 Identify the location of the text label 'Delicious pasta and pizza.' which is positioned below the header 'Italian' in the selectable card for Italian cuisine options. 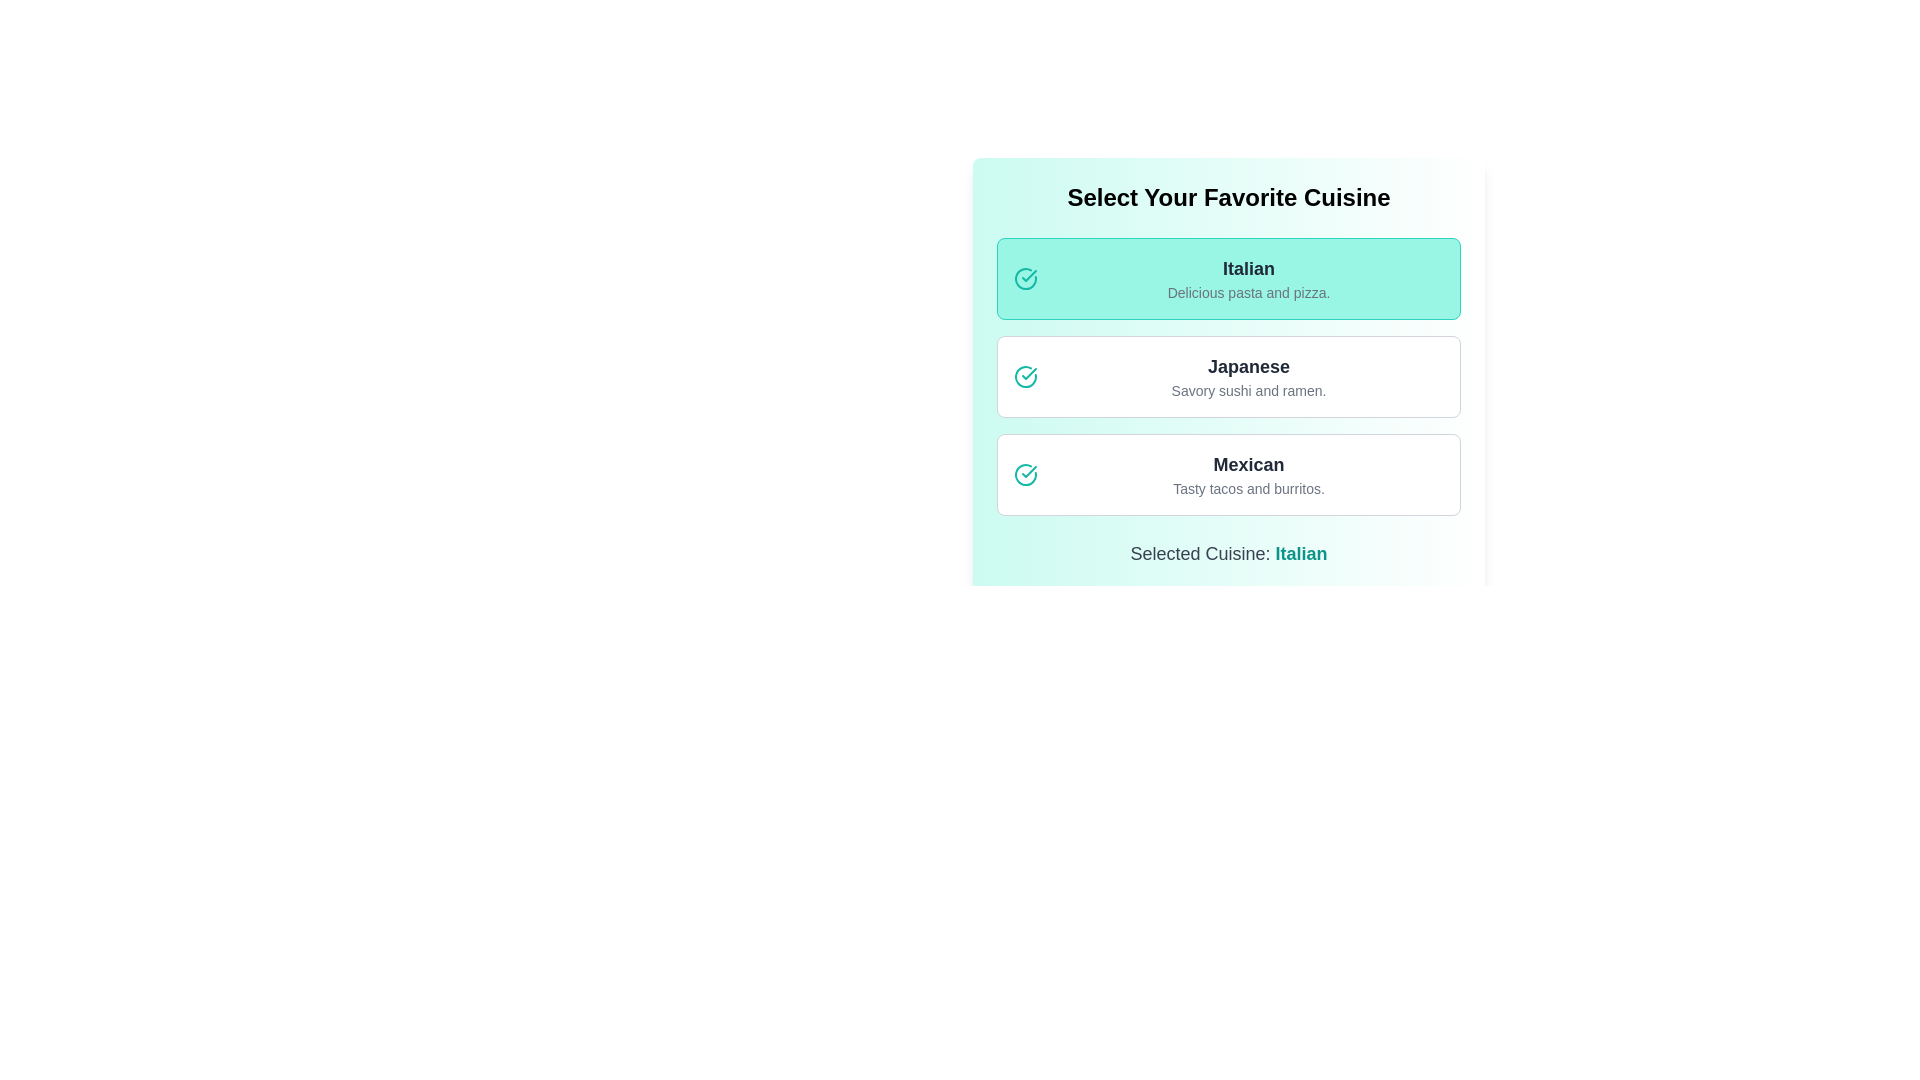
(1247, 293).